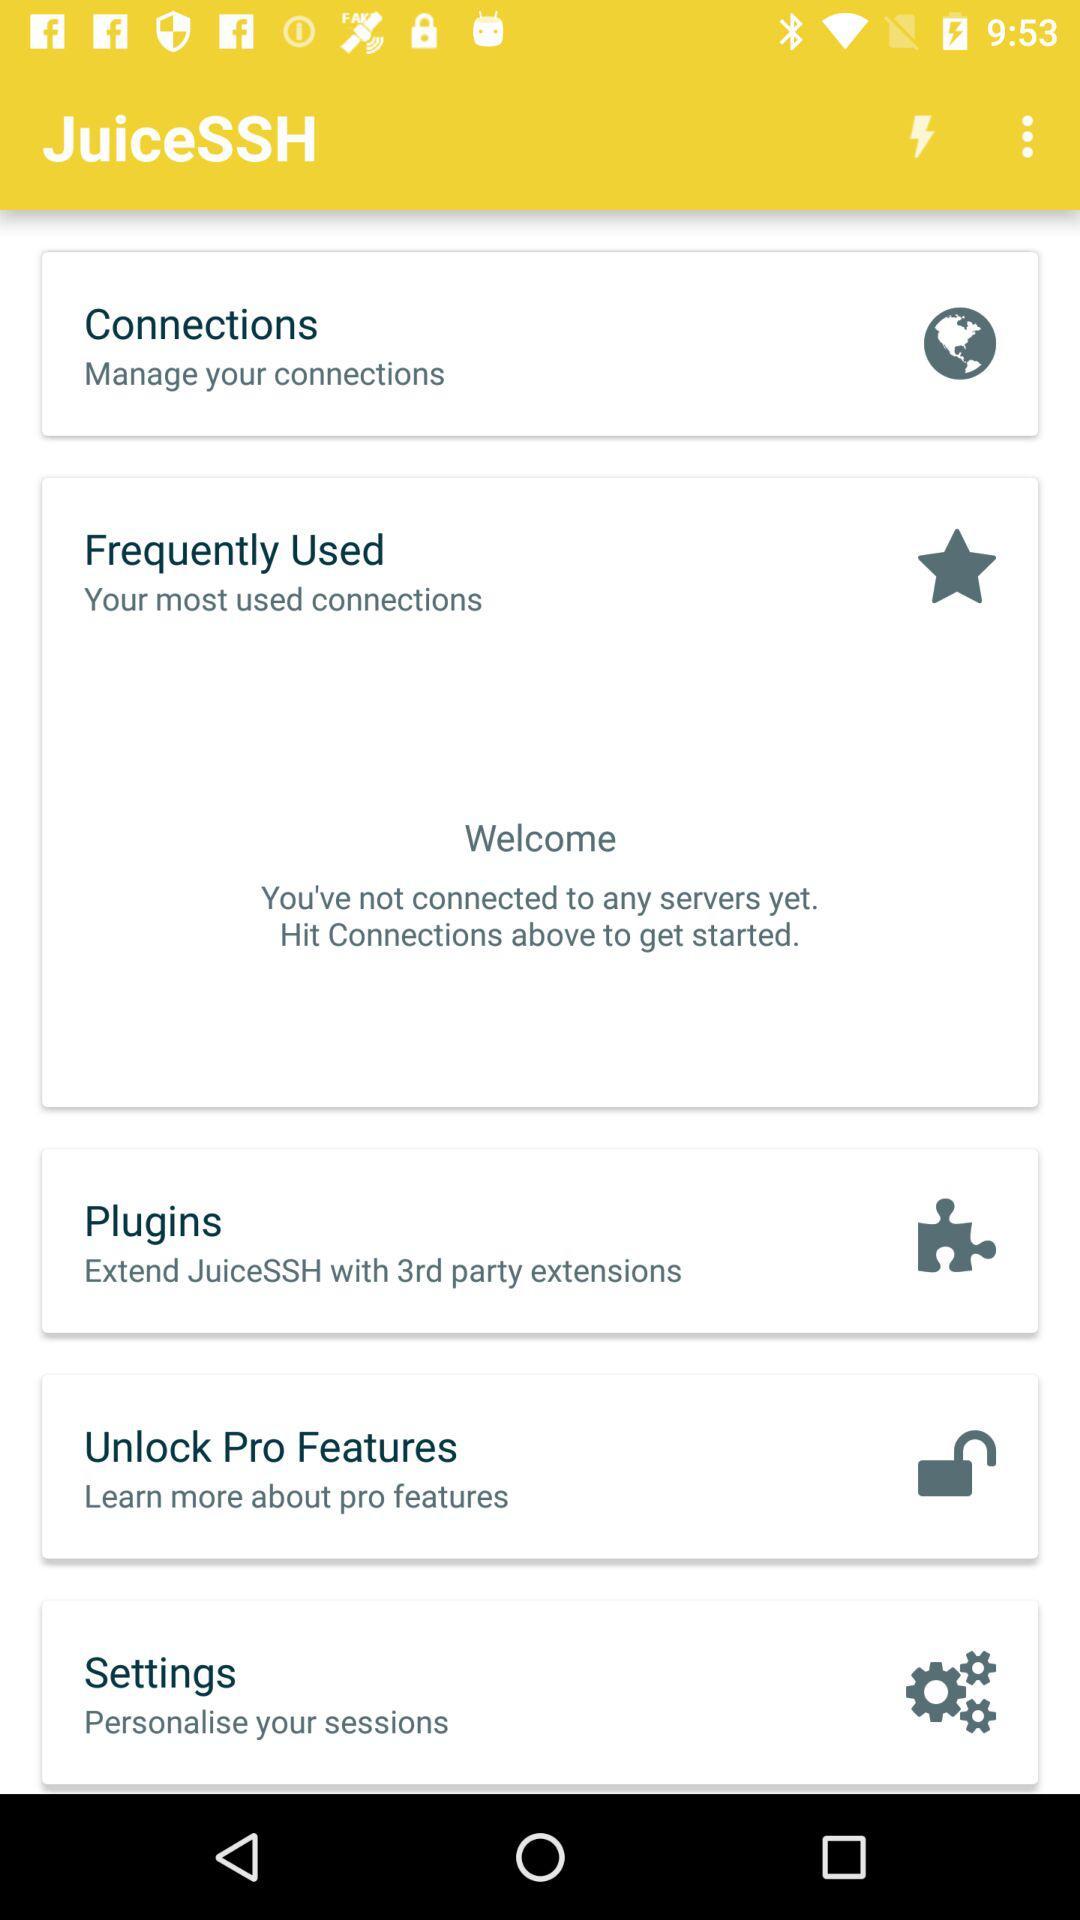 This screenshot has width=1080, height=1920. I want to click on the item next to the unlock pro features icon, so click(955, 1466).